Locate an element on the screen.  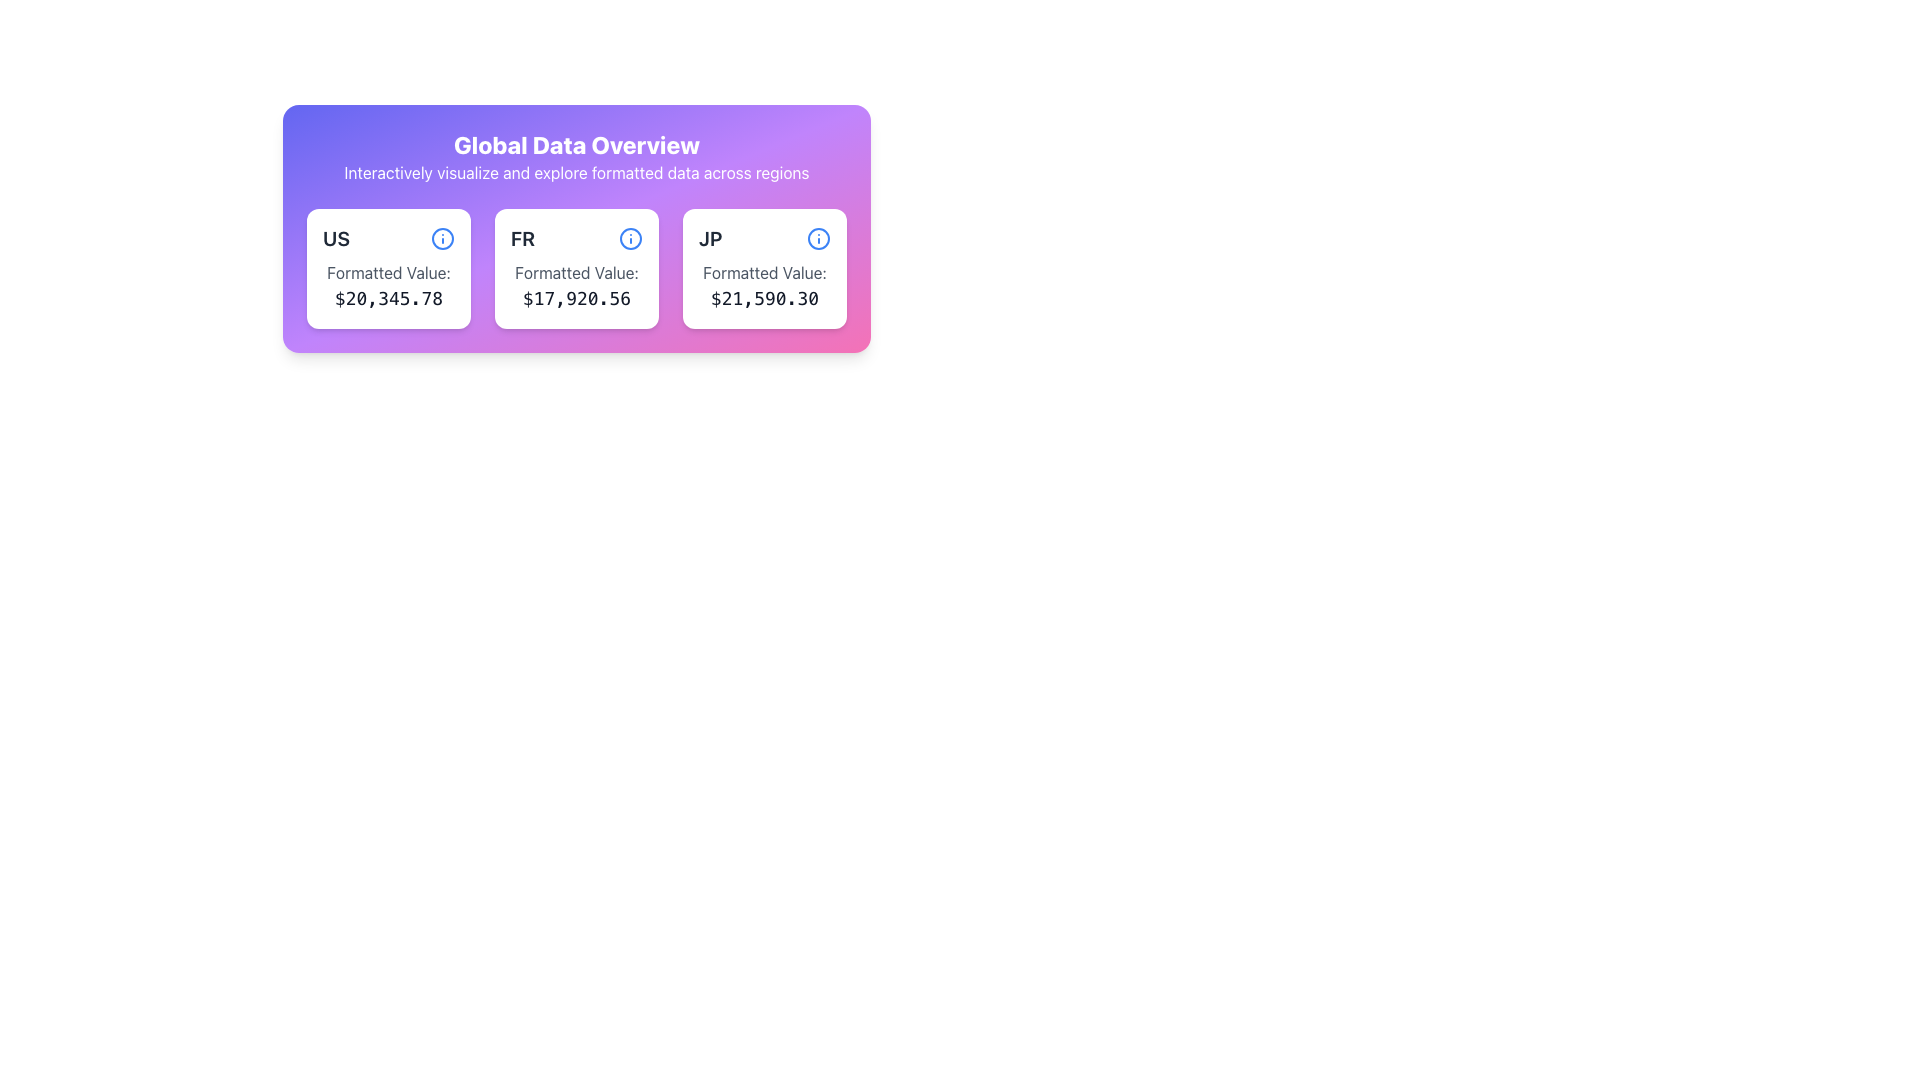
the text component displaying 'FR' in a bold font, positioned on the left side of a blue circular icon is located at coordinates (523, 238).